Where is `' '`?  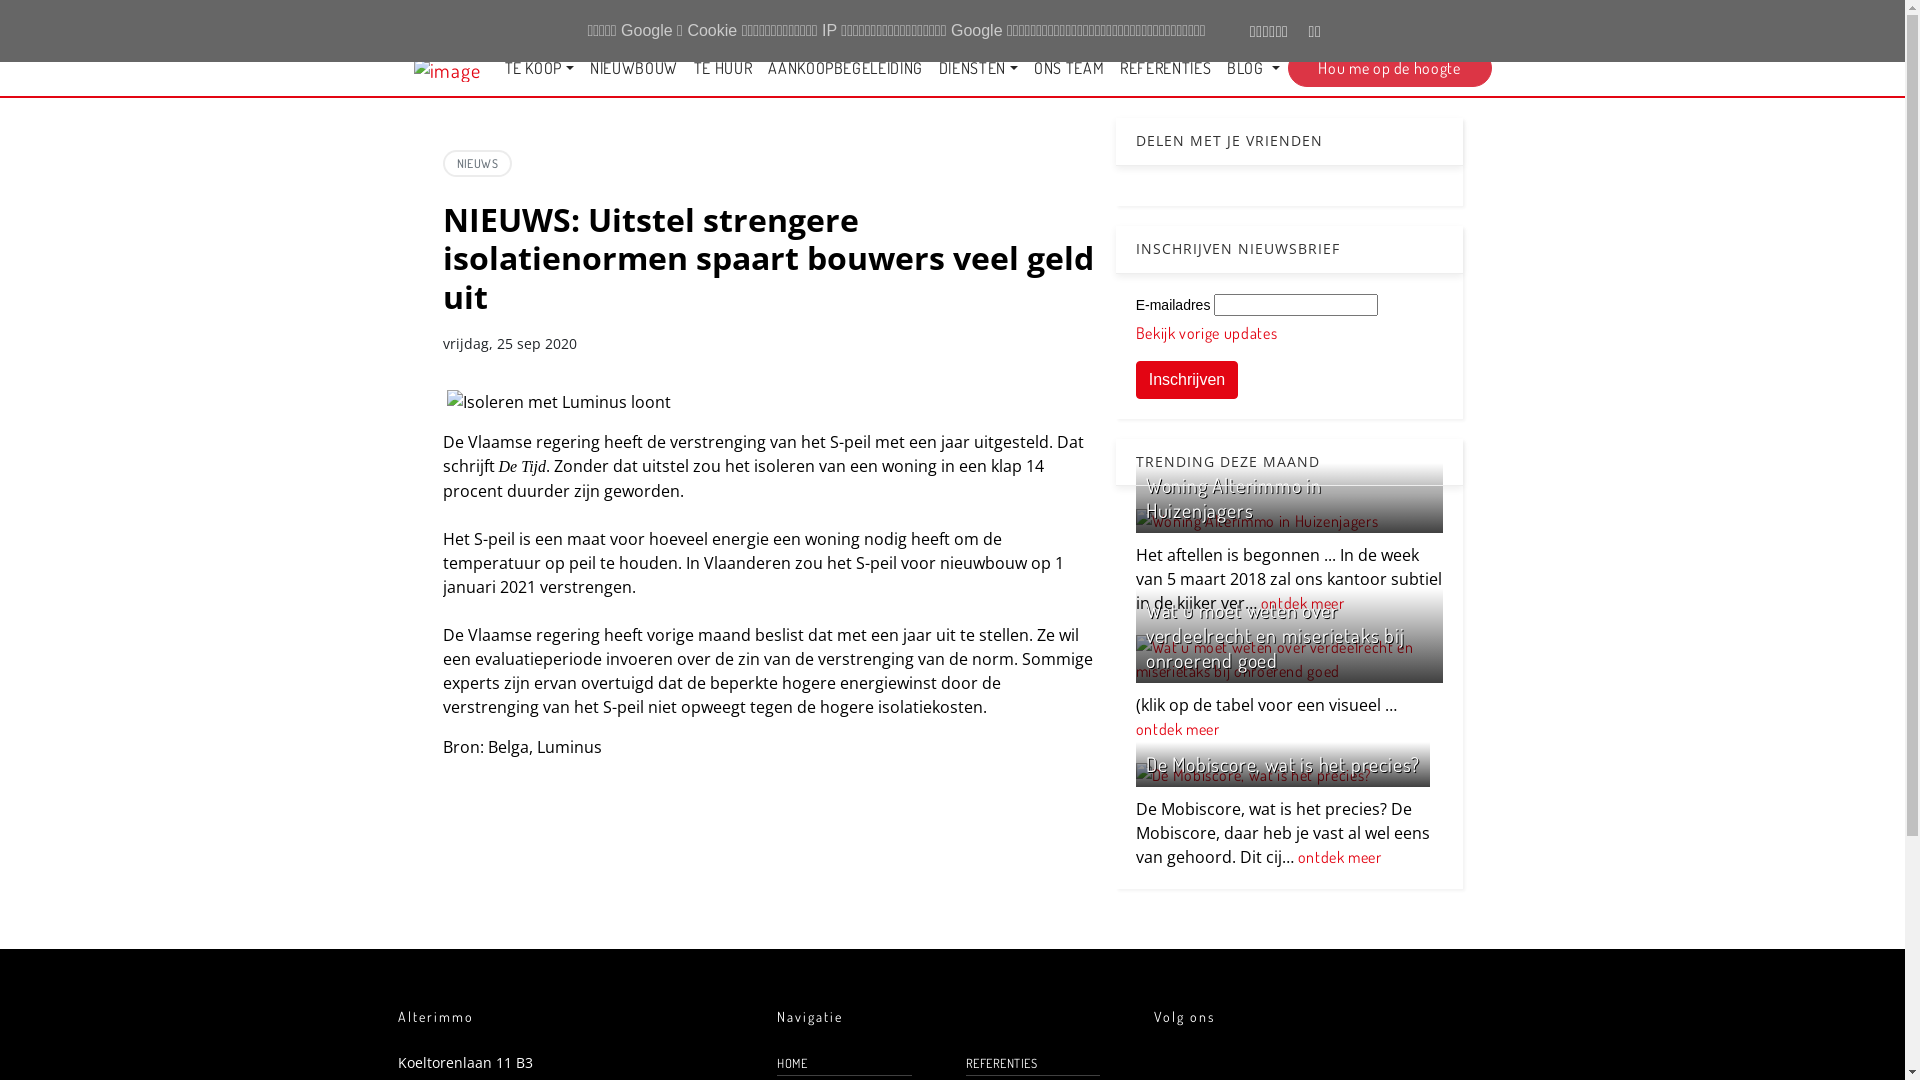
' ' is located at coordinates (1449, 19).